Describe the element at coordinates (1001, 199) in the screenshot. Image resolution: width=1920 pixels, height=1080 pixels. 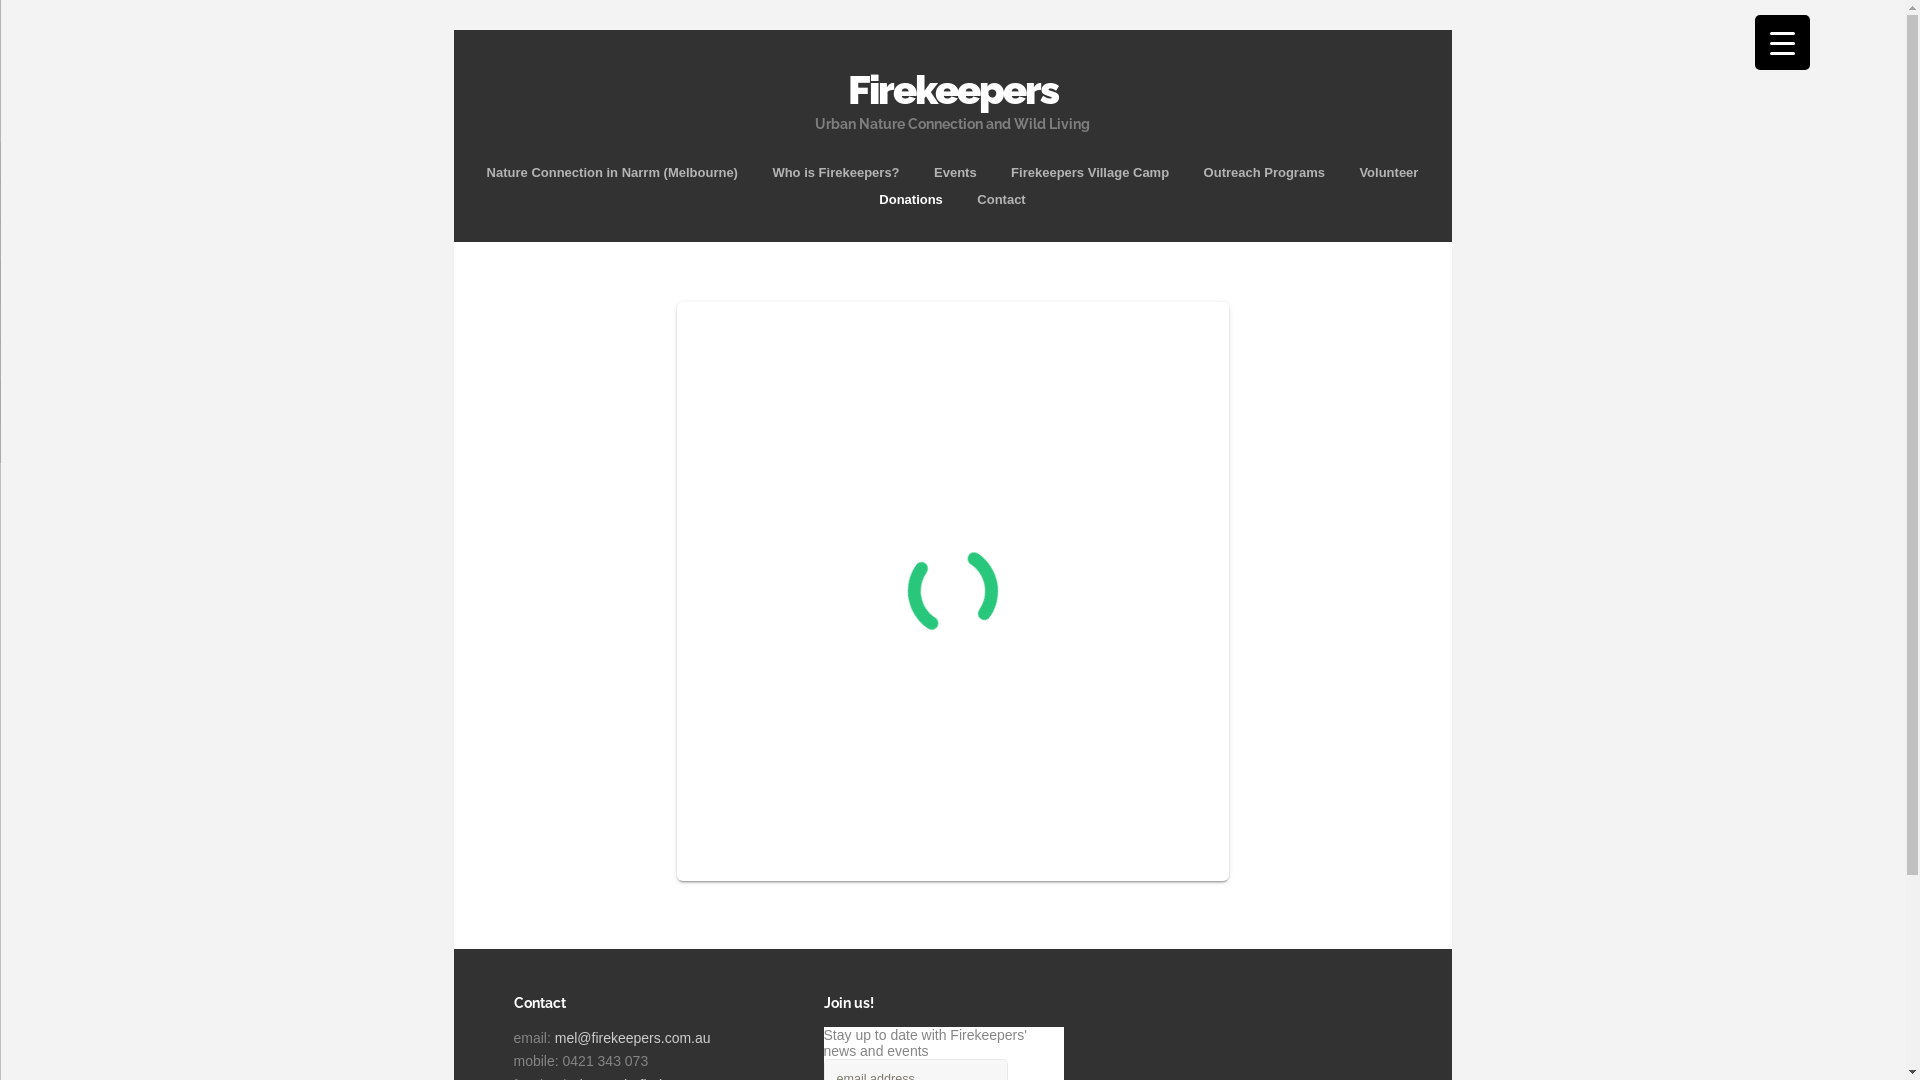
I see `'Contact'` at that location.